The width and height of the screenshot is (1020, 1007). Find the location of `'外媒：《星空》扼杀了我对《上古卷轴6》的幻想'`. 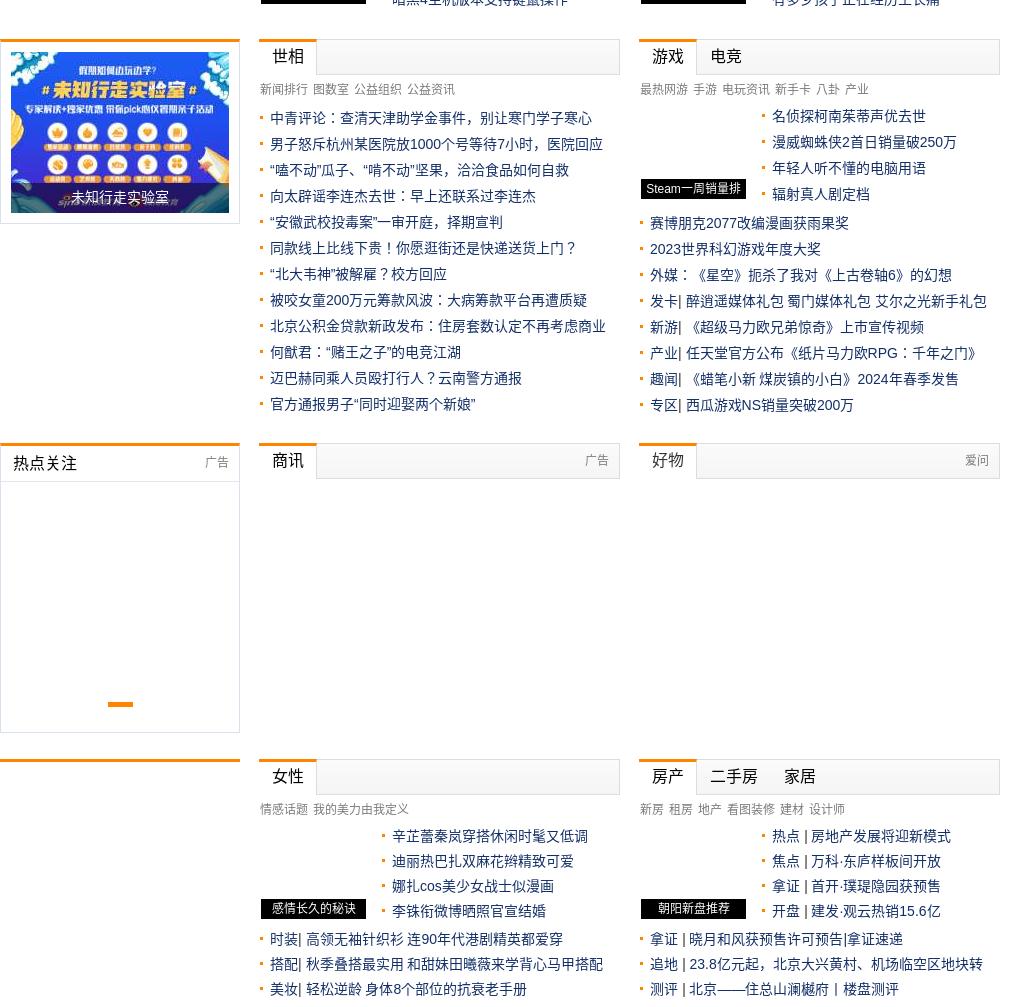

'外媒：《星空》扼杀了我对《上古卷轴6》的幻想' is located at coordinates (799, 275).